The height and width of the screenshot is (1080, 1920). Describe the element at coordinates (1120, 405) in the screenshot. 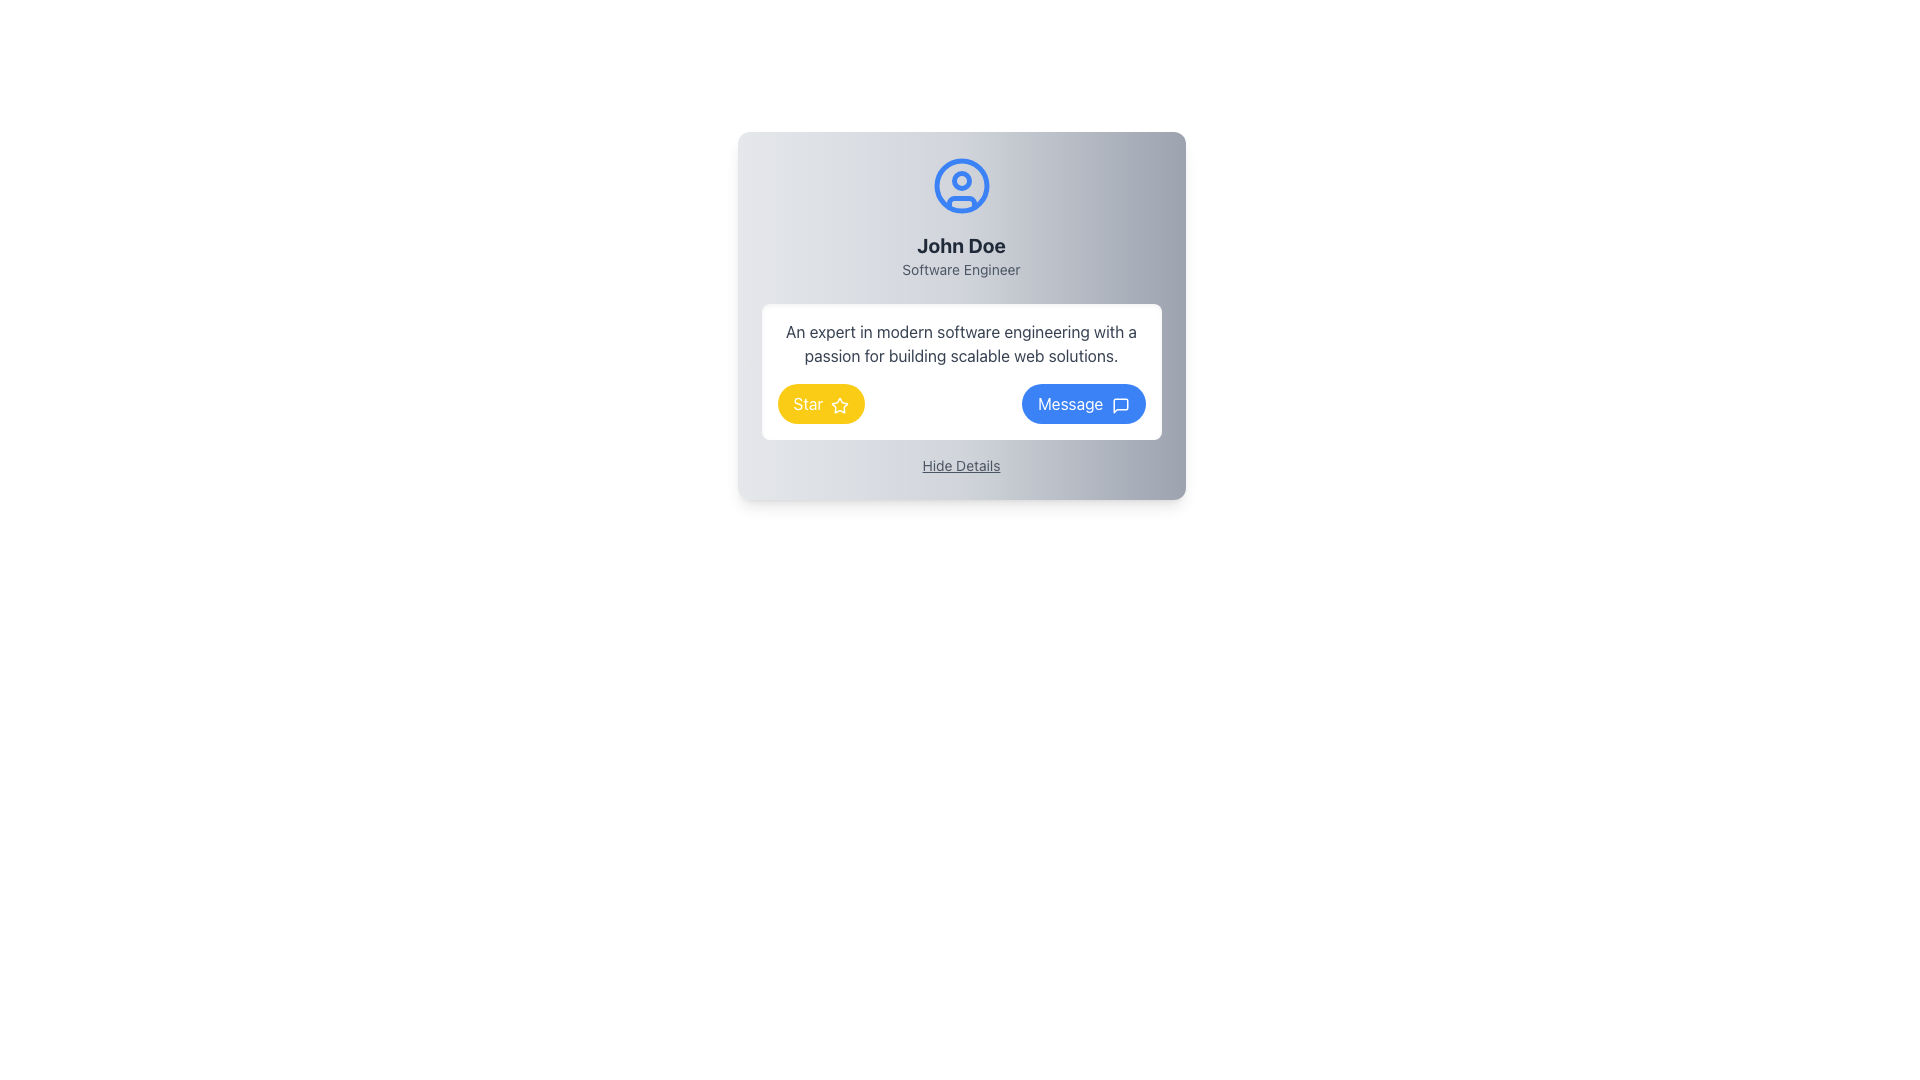

I see `the 'Message' icon located in the button at the bottom-right of the main profile card interface, which indicates a communication-related operation` at that location.